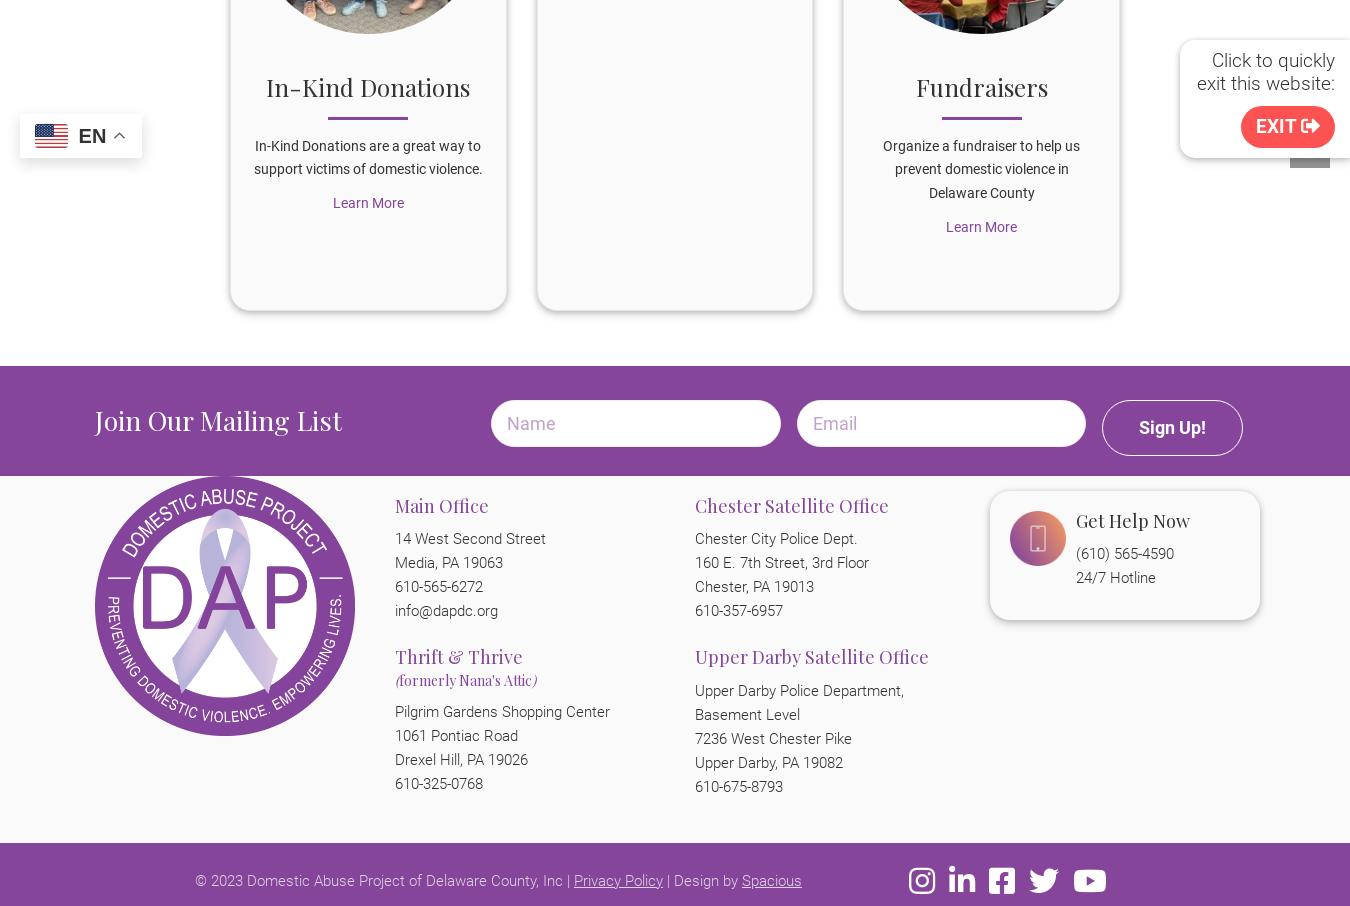 This screenshot has height=906, width=1350. Describe the element at coordinates (753, 585) in the screenshot. I see `'Chester, PA 19013'` at that location.